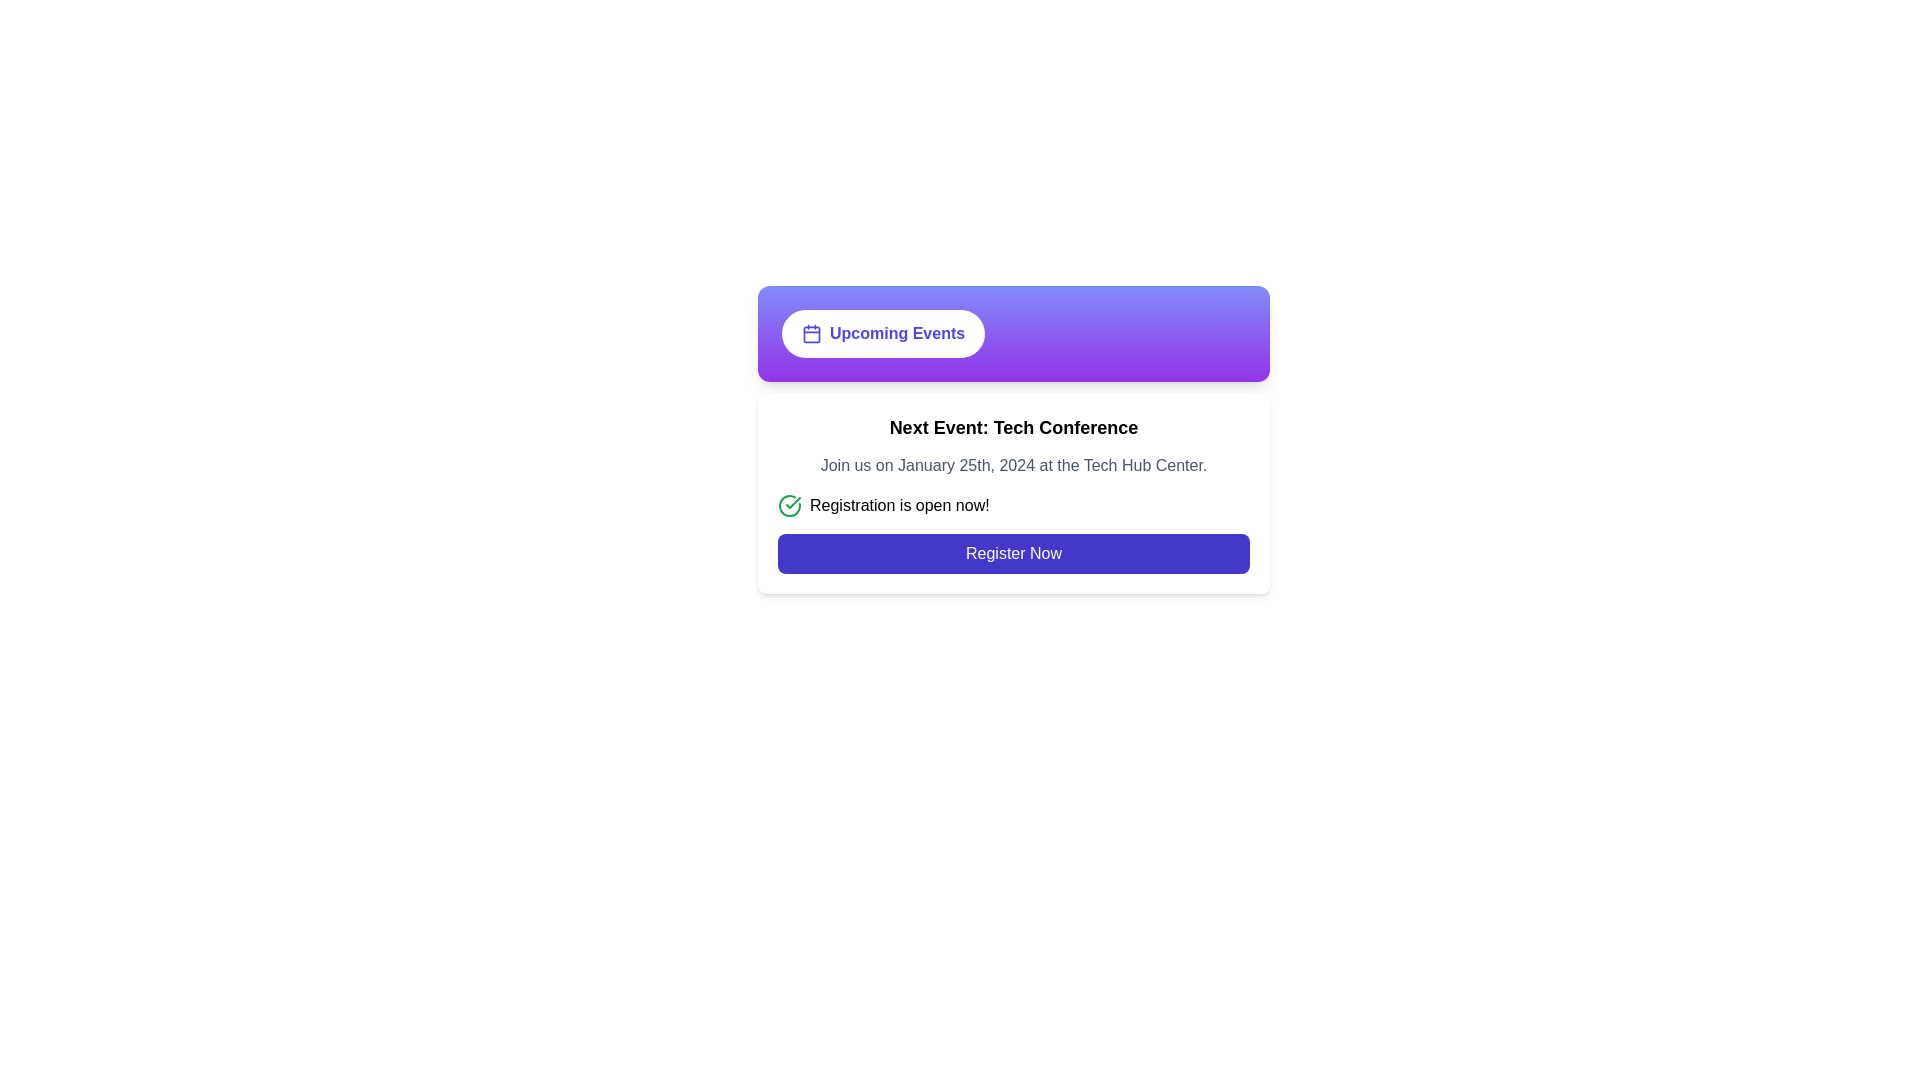 The height and width of the screenshot is (1080, 1920). I want to click on the visual indicator icon confirming that registration is currently active, located to the left of the text 'Registration is open now!', so click(789, 504).